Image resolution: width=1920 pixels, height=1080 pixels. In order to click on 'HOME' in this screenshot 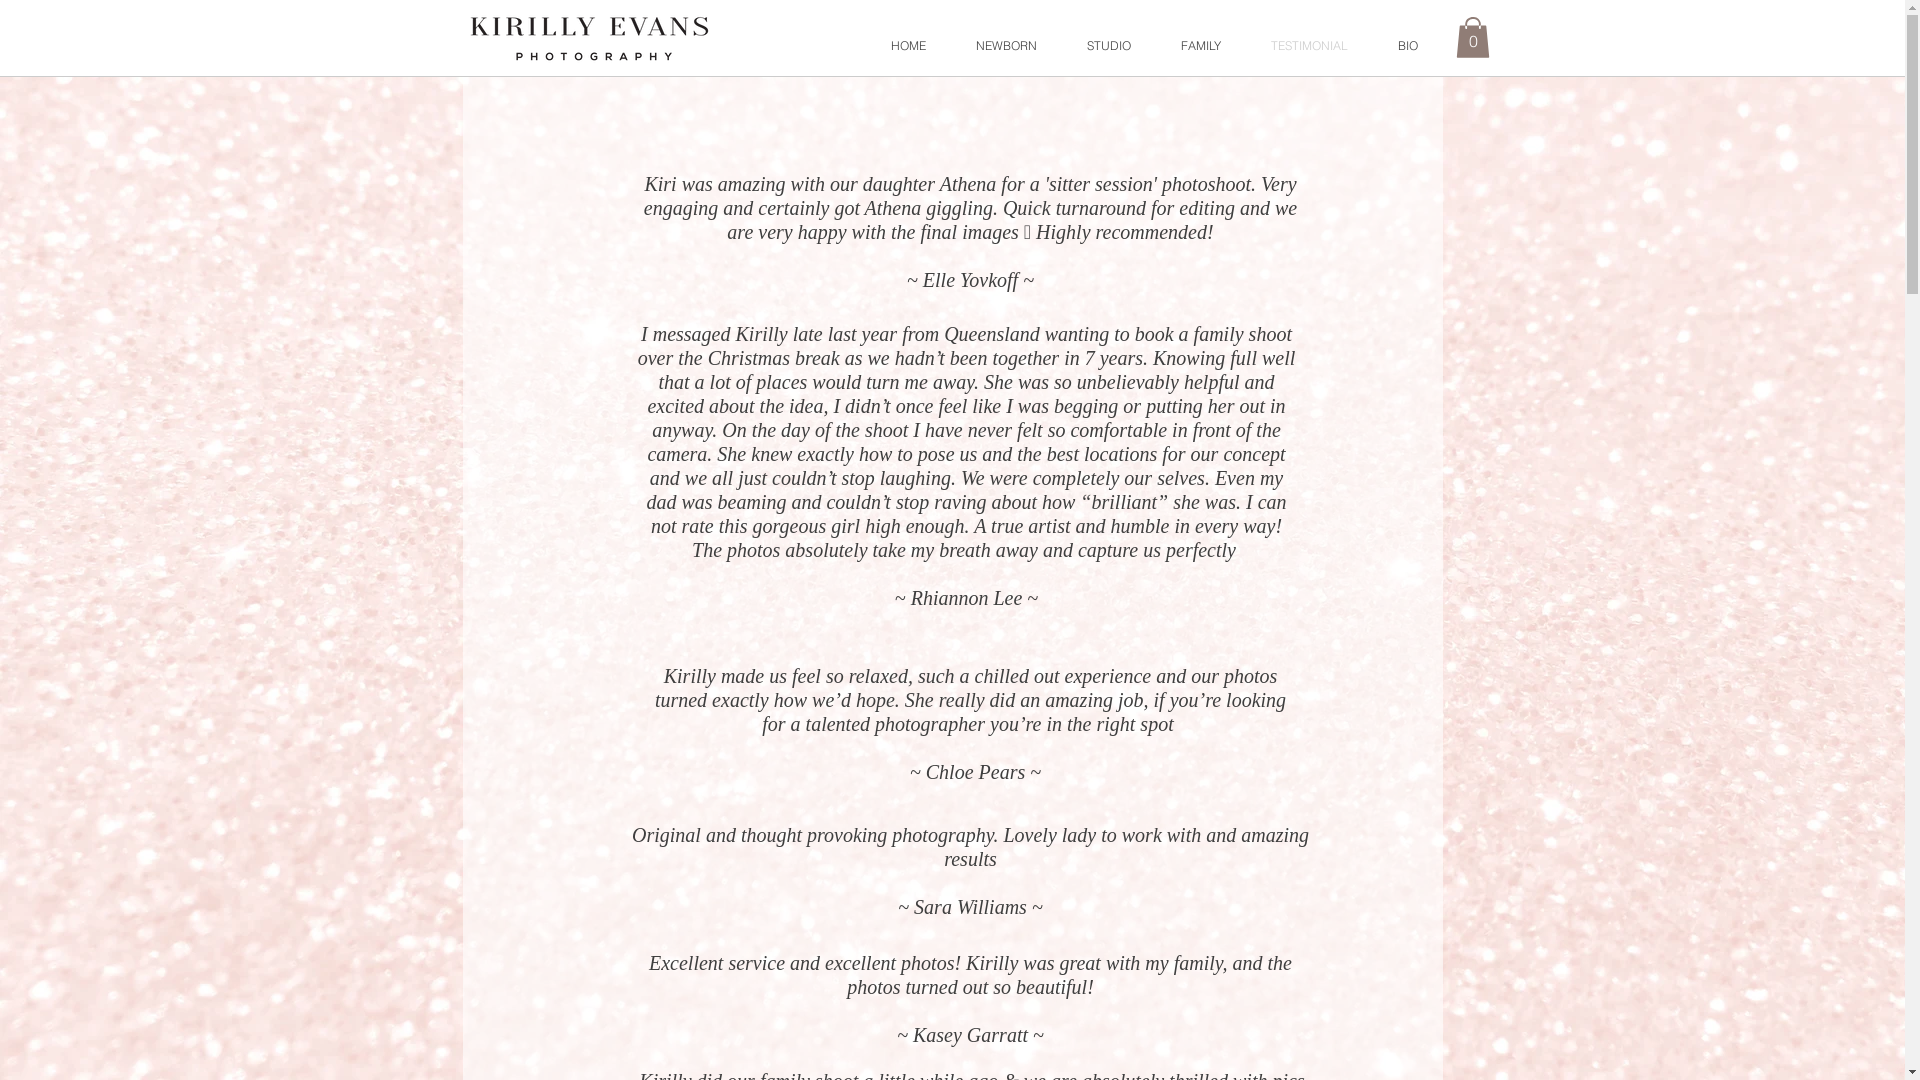, I will do `click(907, 45)`.